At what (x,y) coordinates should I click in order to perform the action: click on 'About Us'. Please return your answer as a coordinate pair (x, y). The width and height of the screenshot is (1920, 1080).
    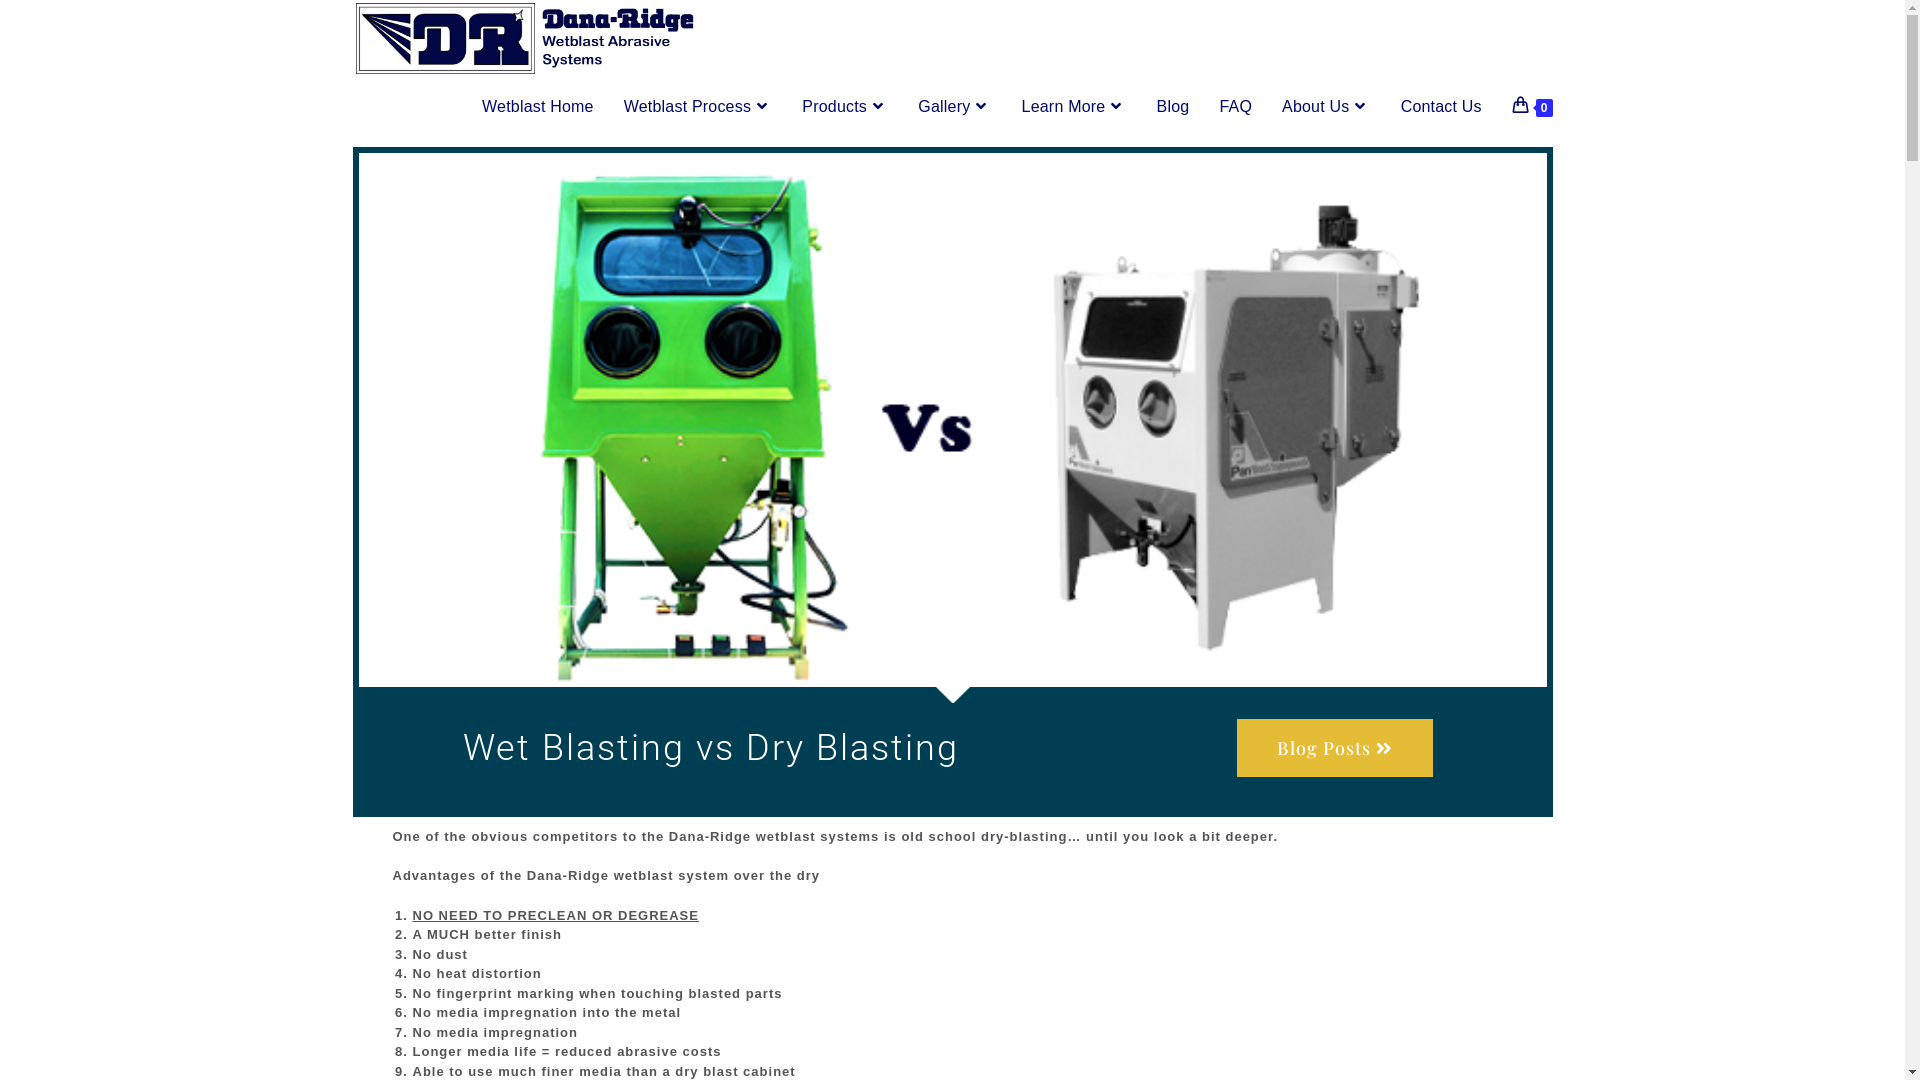
    Looking at the image, I should click on (1326, 107).